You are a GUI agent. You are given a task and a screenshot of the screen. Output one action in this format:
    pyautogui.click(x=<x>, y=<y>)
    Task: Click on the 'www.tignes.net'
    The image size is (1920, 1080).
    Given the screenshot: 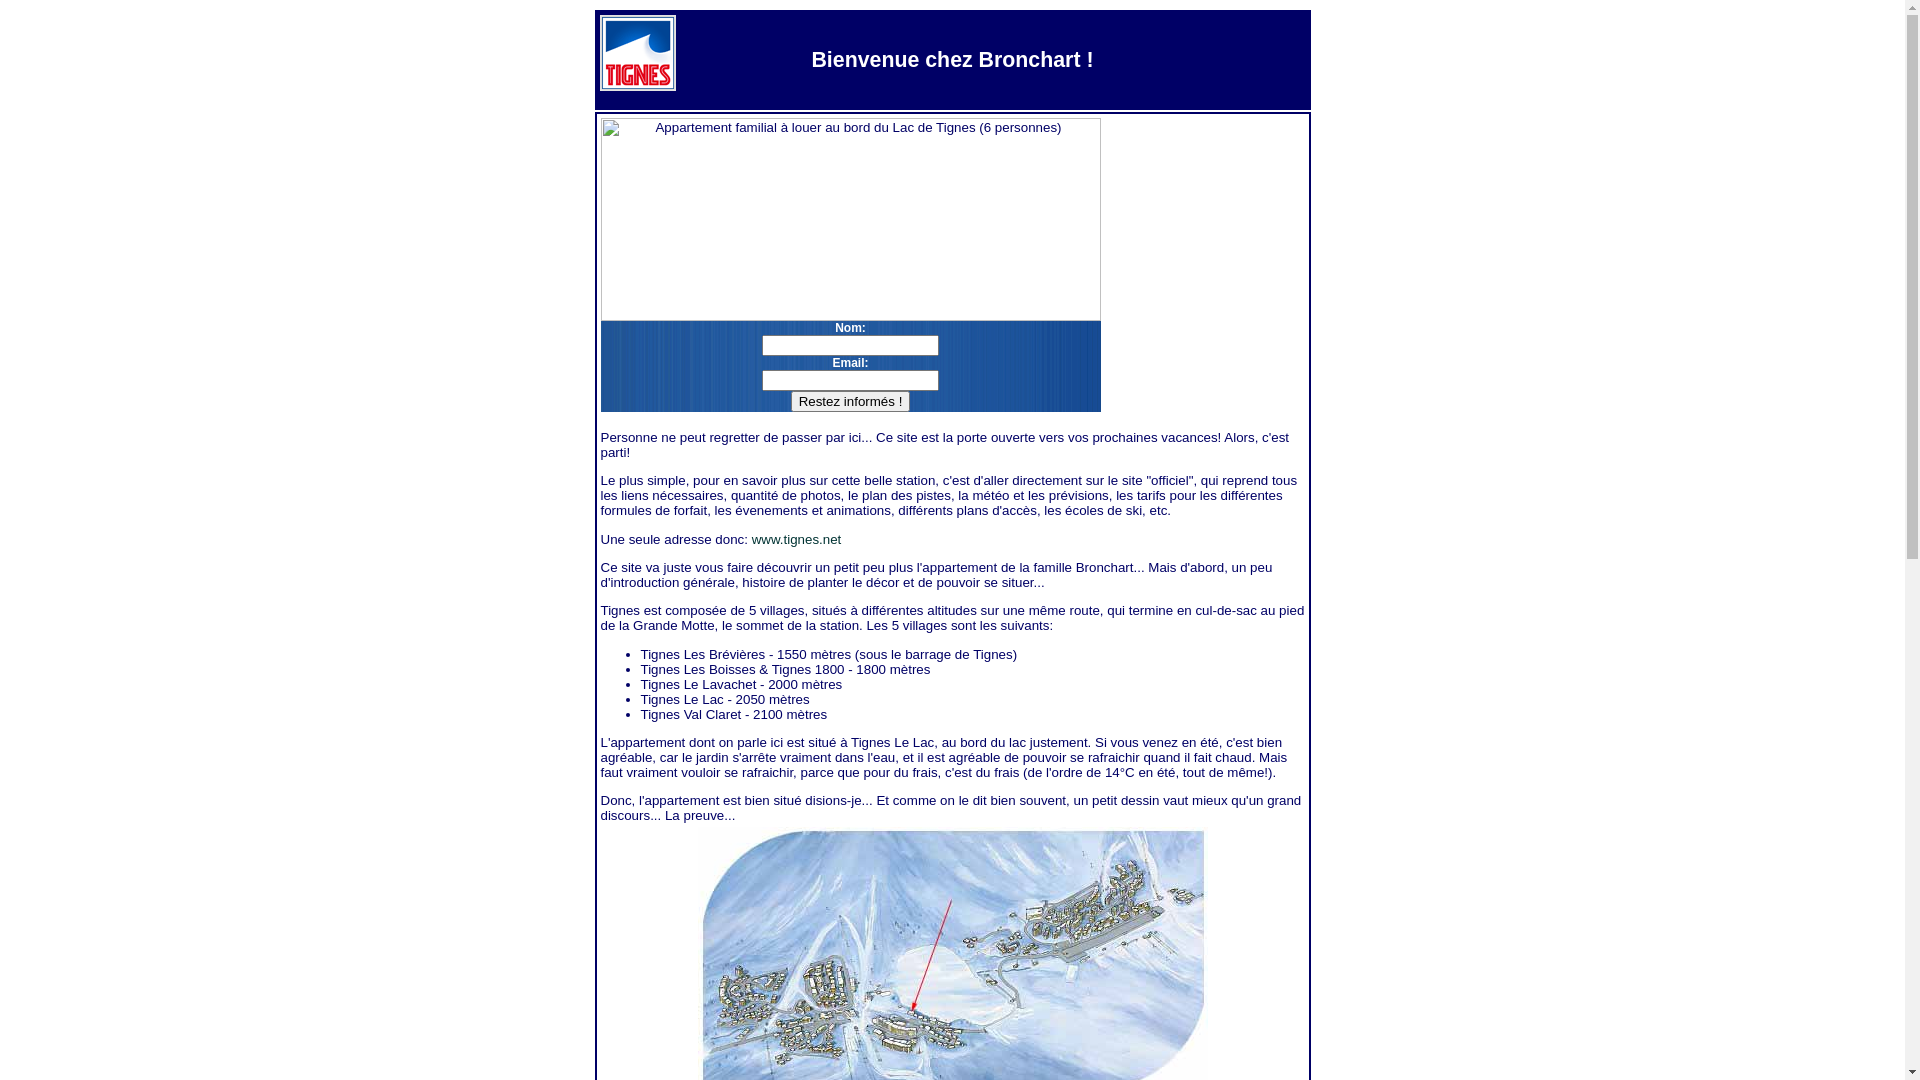 What is the action you would take?
    pyautogui.click(x=795, y=538)
    